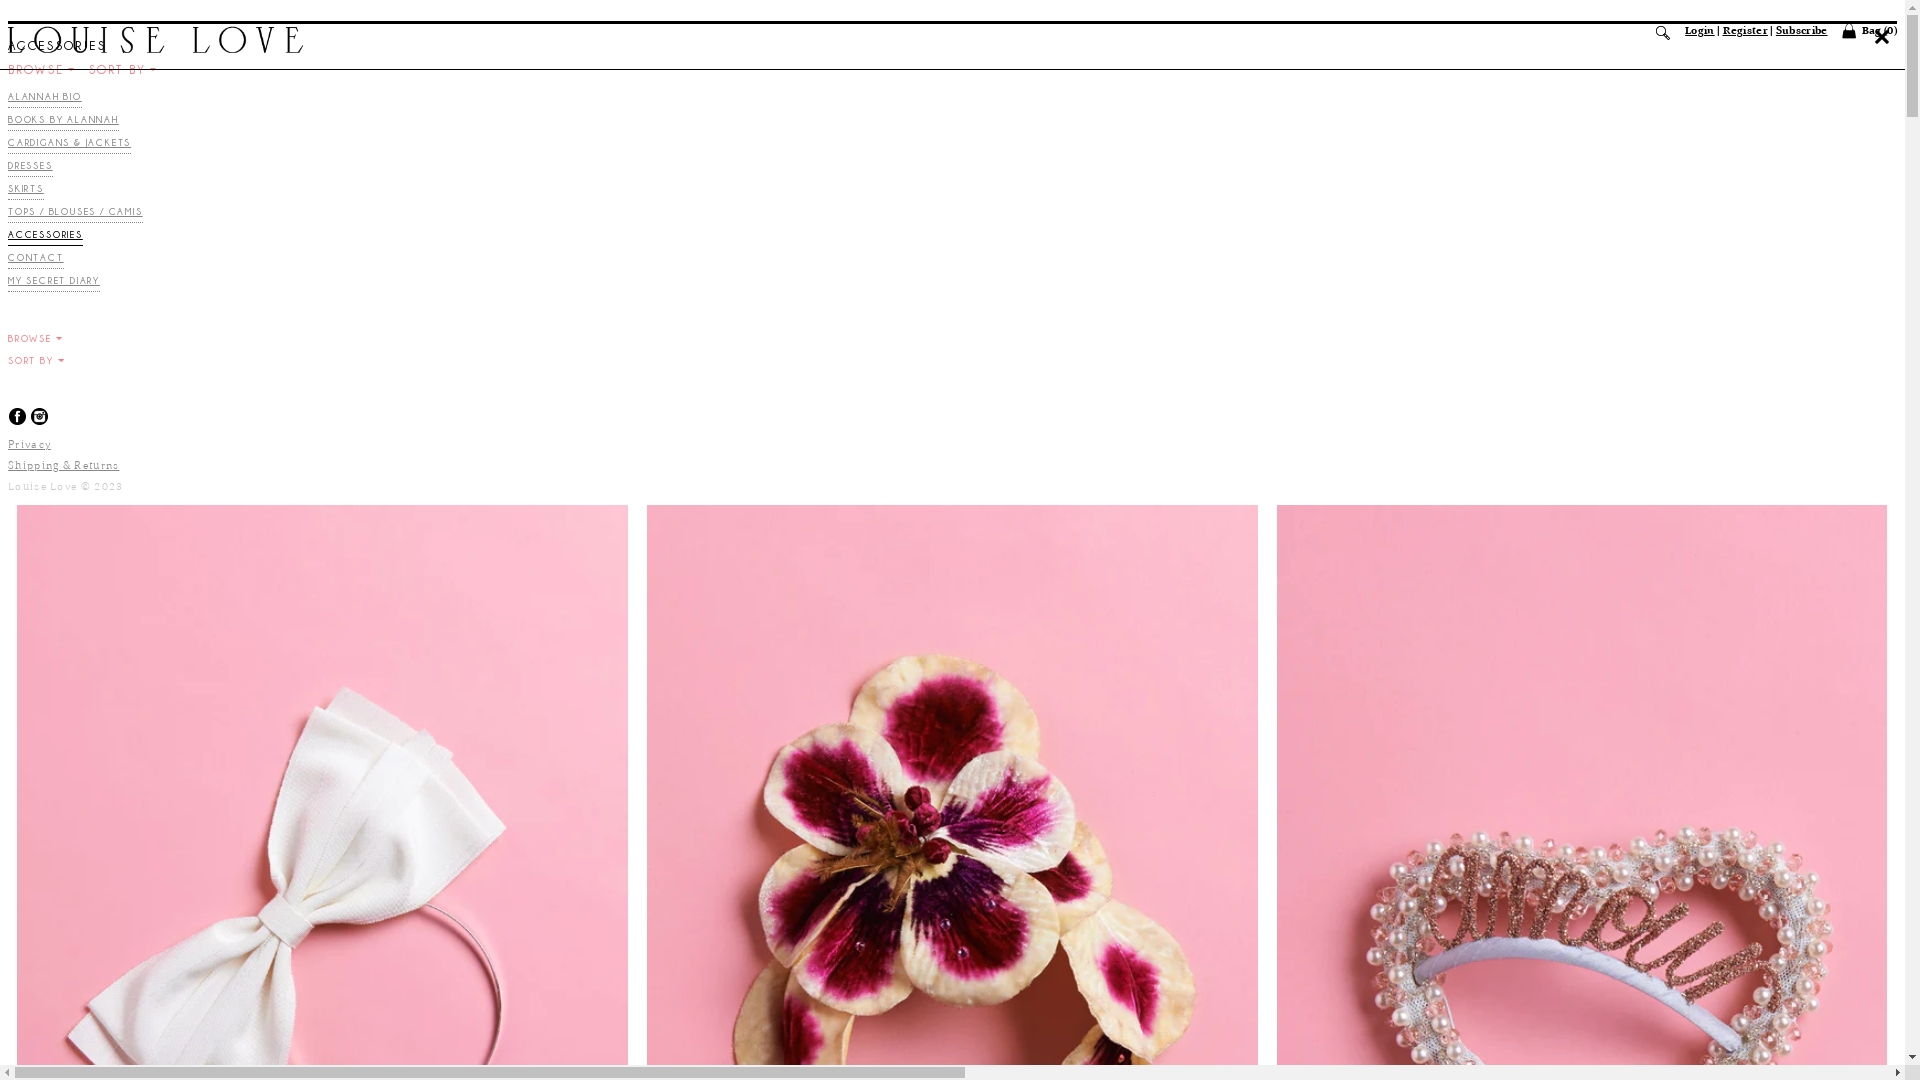 The image size is (1920, 1080). I want to click on 'CARDIGANS & JACKETS', so click(69, 144).